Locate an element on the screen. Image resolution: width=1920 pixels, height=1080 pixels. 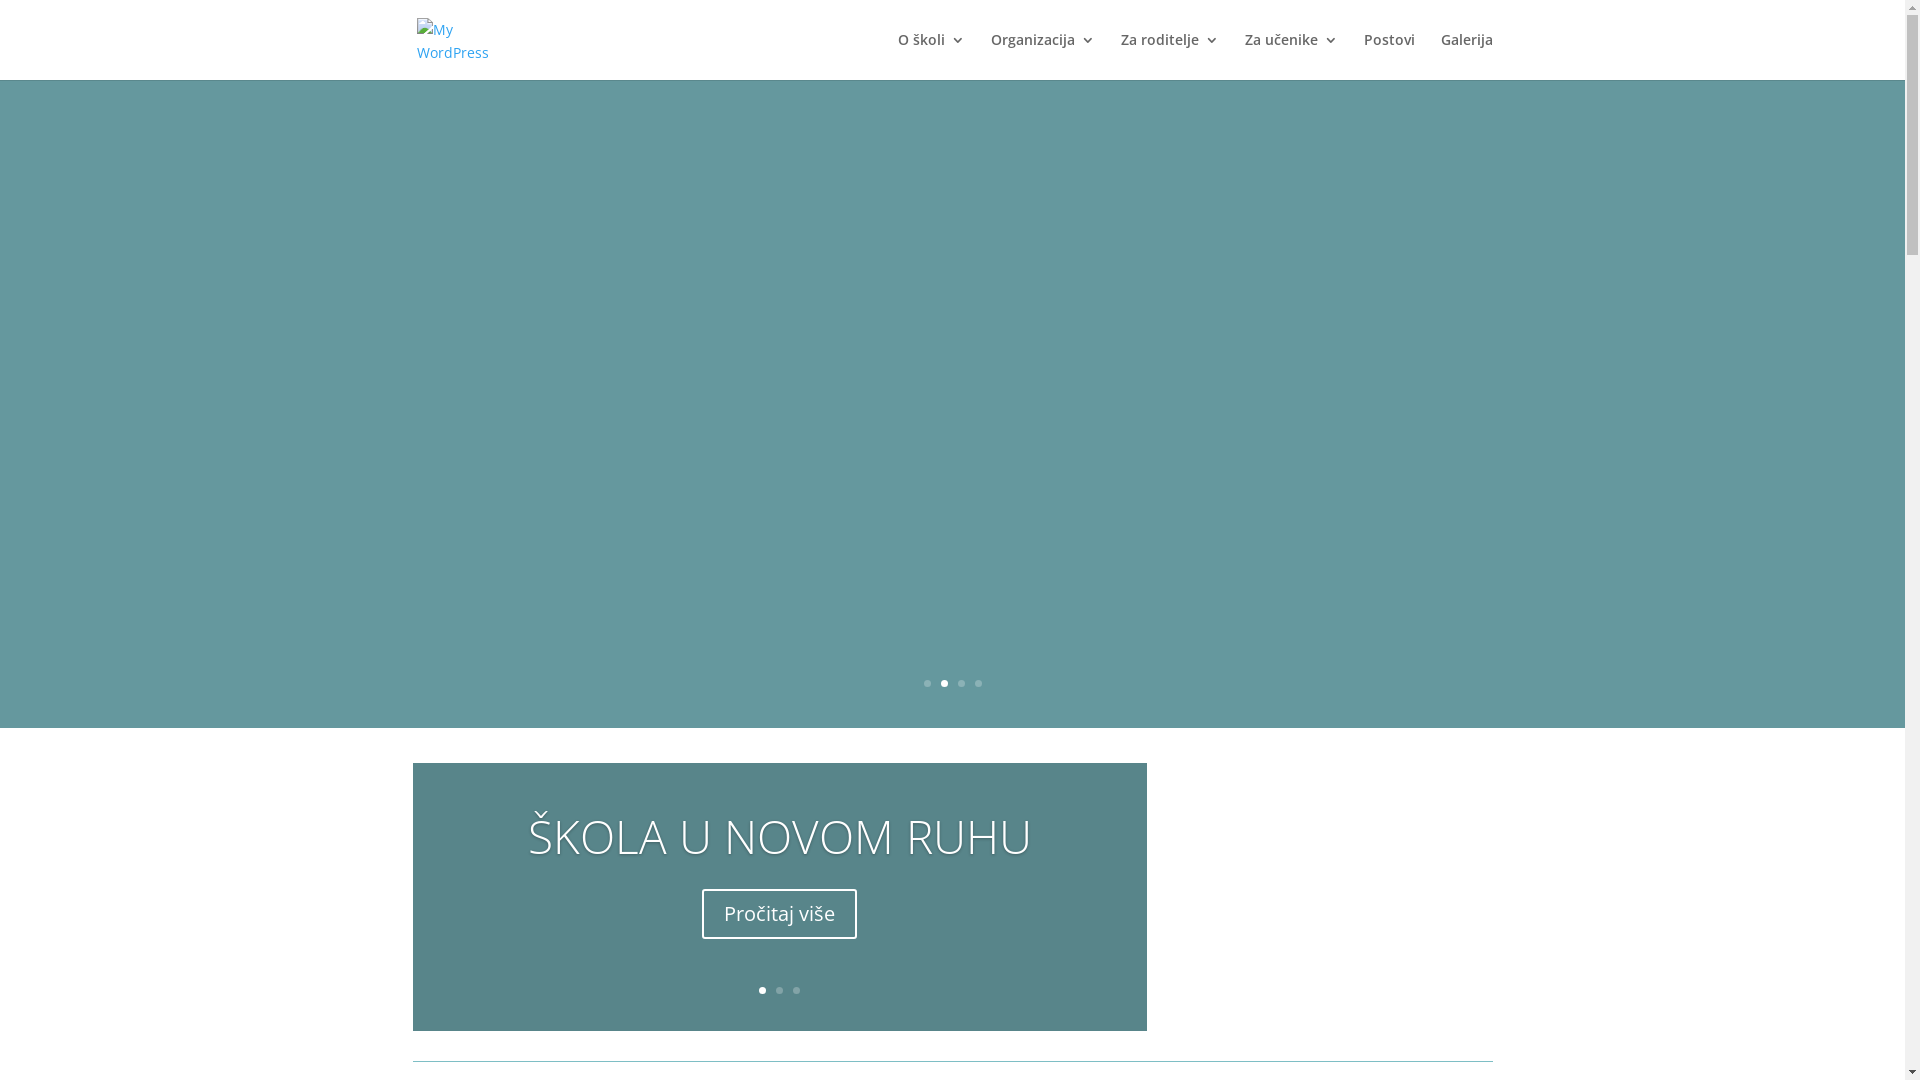
'2' is located at coordinates (942, 682).